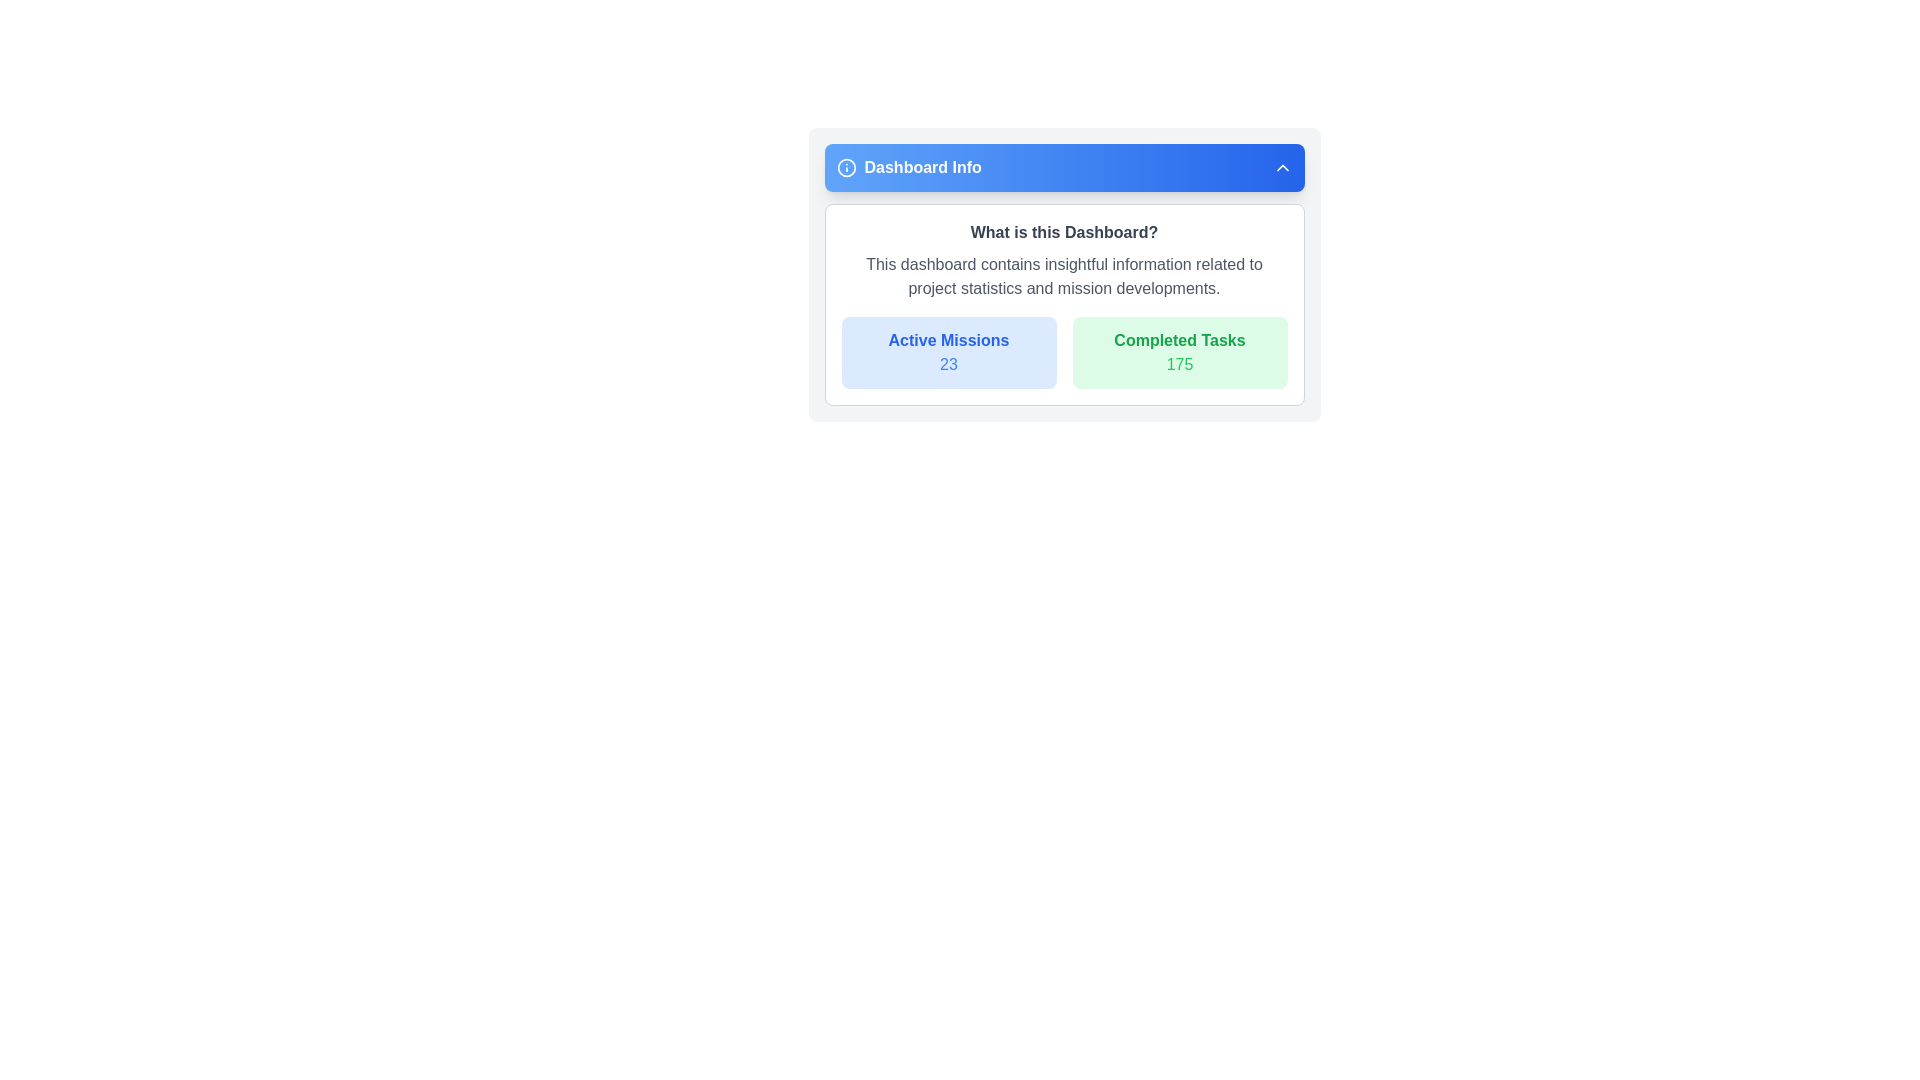 This screenshot has height=1080, width=1920. What do you see at coordinates (922, 167) in the screenshot?
I see `the static text label displaying 'Dashboard Info' in bold white font on a blue background, which serves as a header or title of the section` at bounding box center [922, 167].